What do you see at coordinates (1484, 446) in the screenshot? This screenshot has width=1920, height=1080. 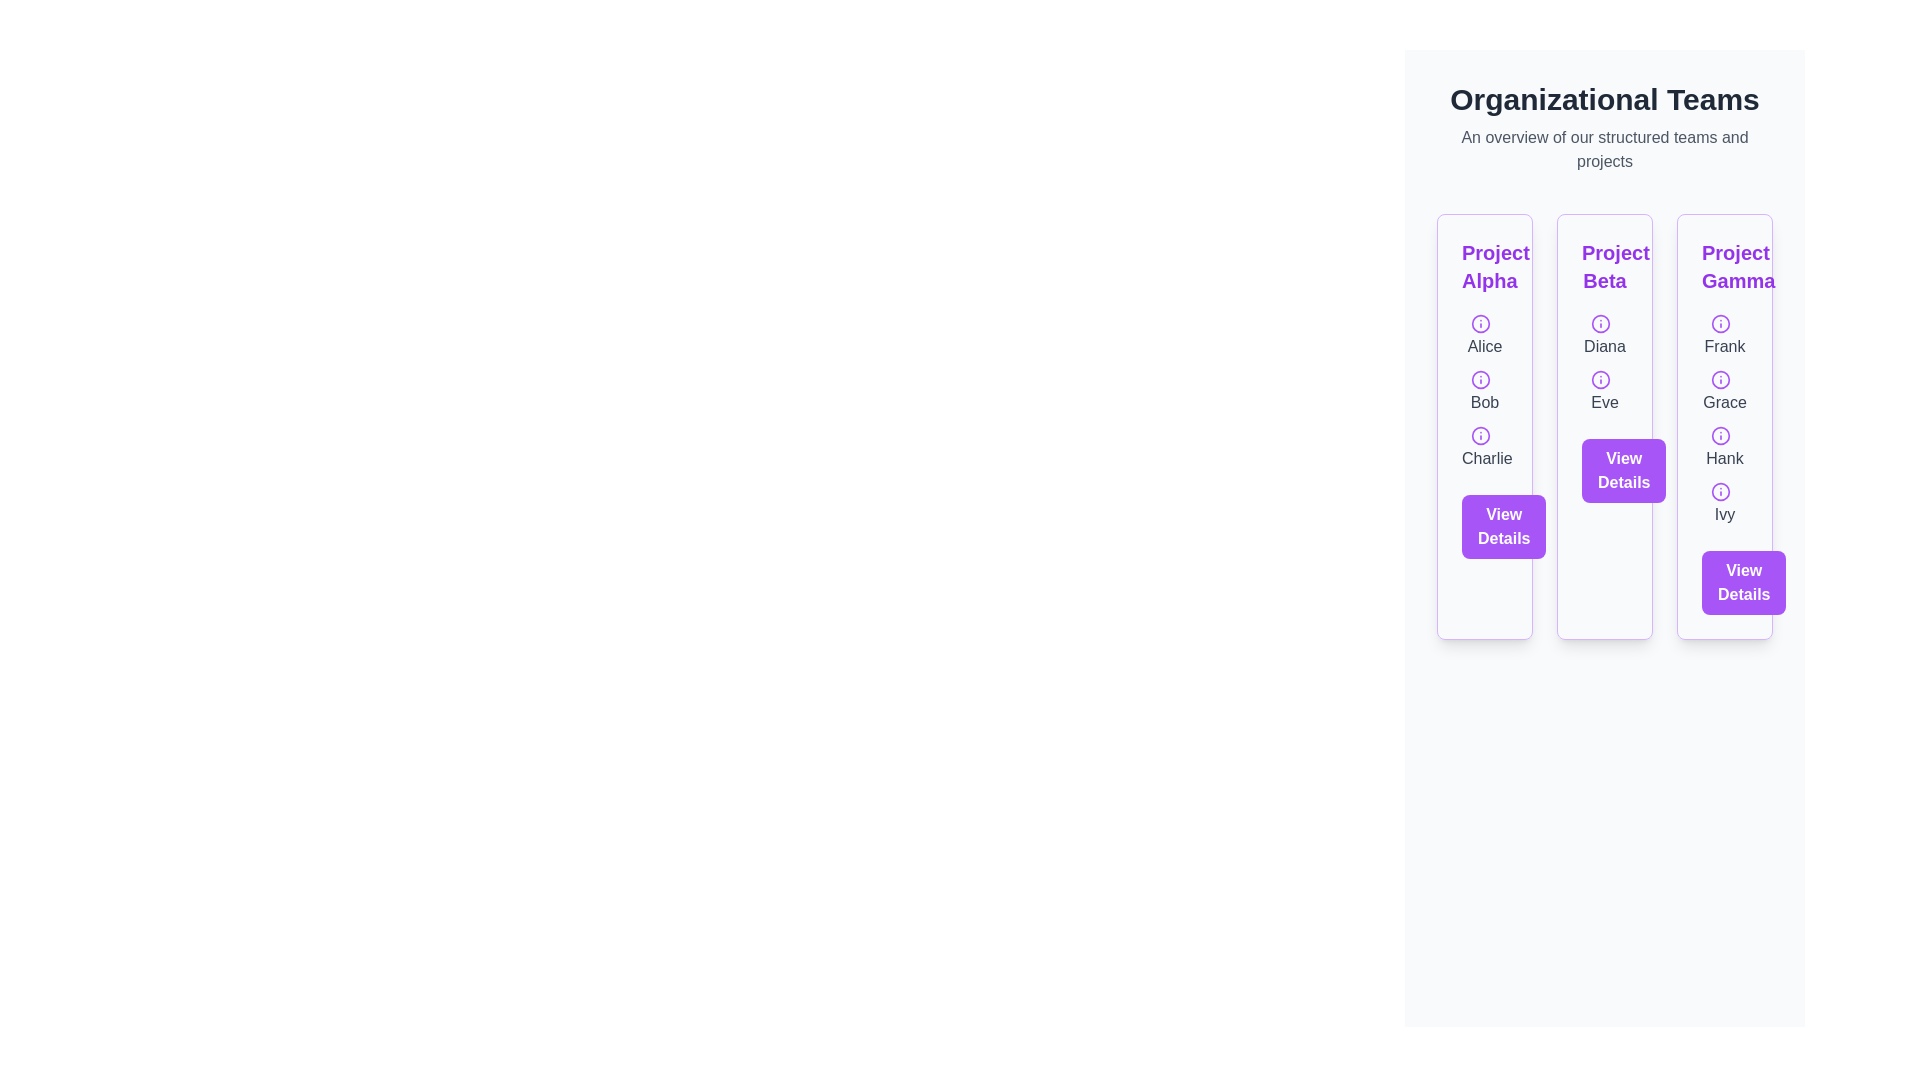 I see `the text label displaying 'Charlie', which is located under the 'Project Alpha' section, between 'Bob' and the 'View Details' button` at bounding box center [1484, 446].